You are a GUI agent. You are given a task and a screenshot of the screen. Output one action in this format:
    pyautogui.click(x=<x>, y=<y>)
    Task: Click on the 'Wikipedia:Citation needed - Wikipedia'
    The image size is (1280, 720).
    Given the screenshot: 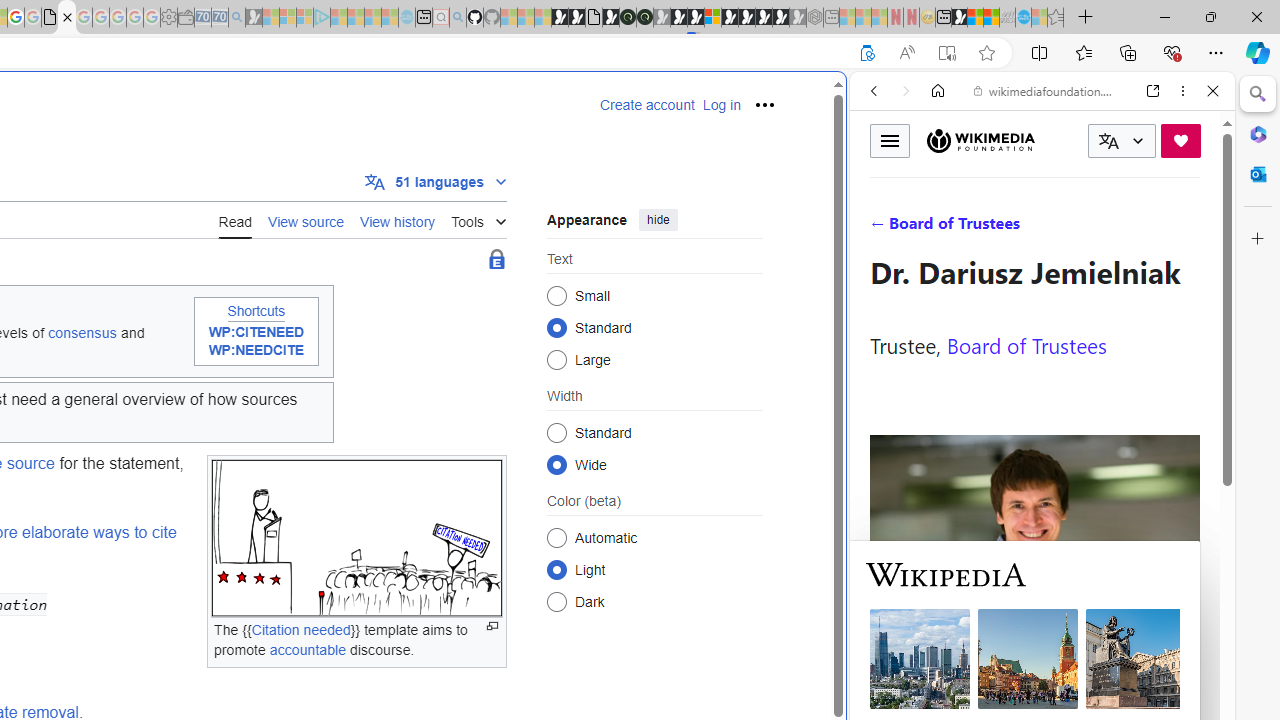 What is the action you would take?
    pyautogui.click(x=67, y=17)
    